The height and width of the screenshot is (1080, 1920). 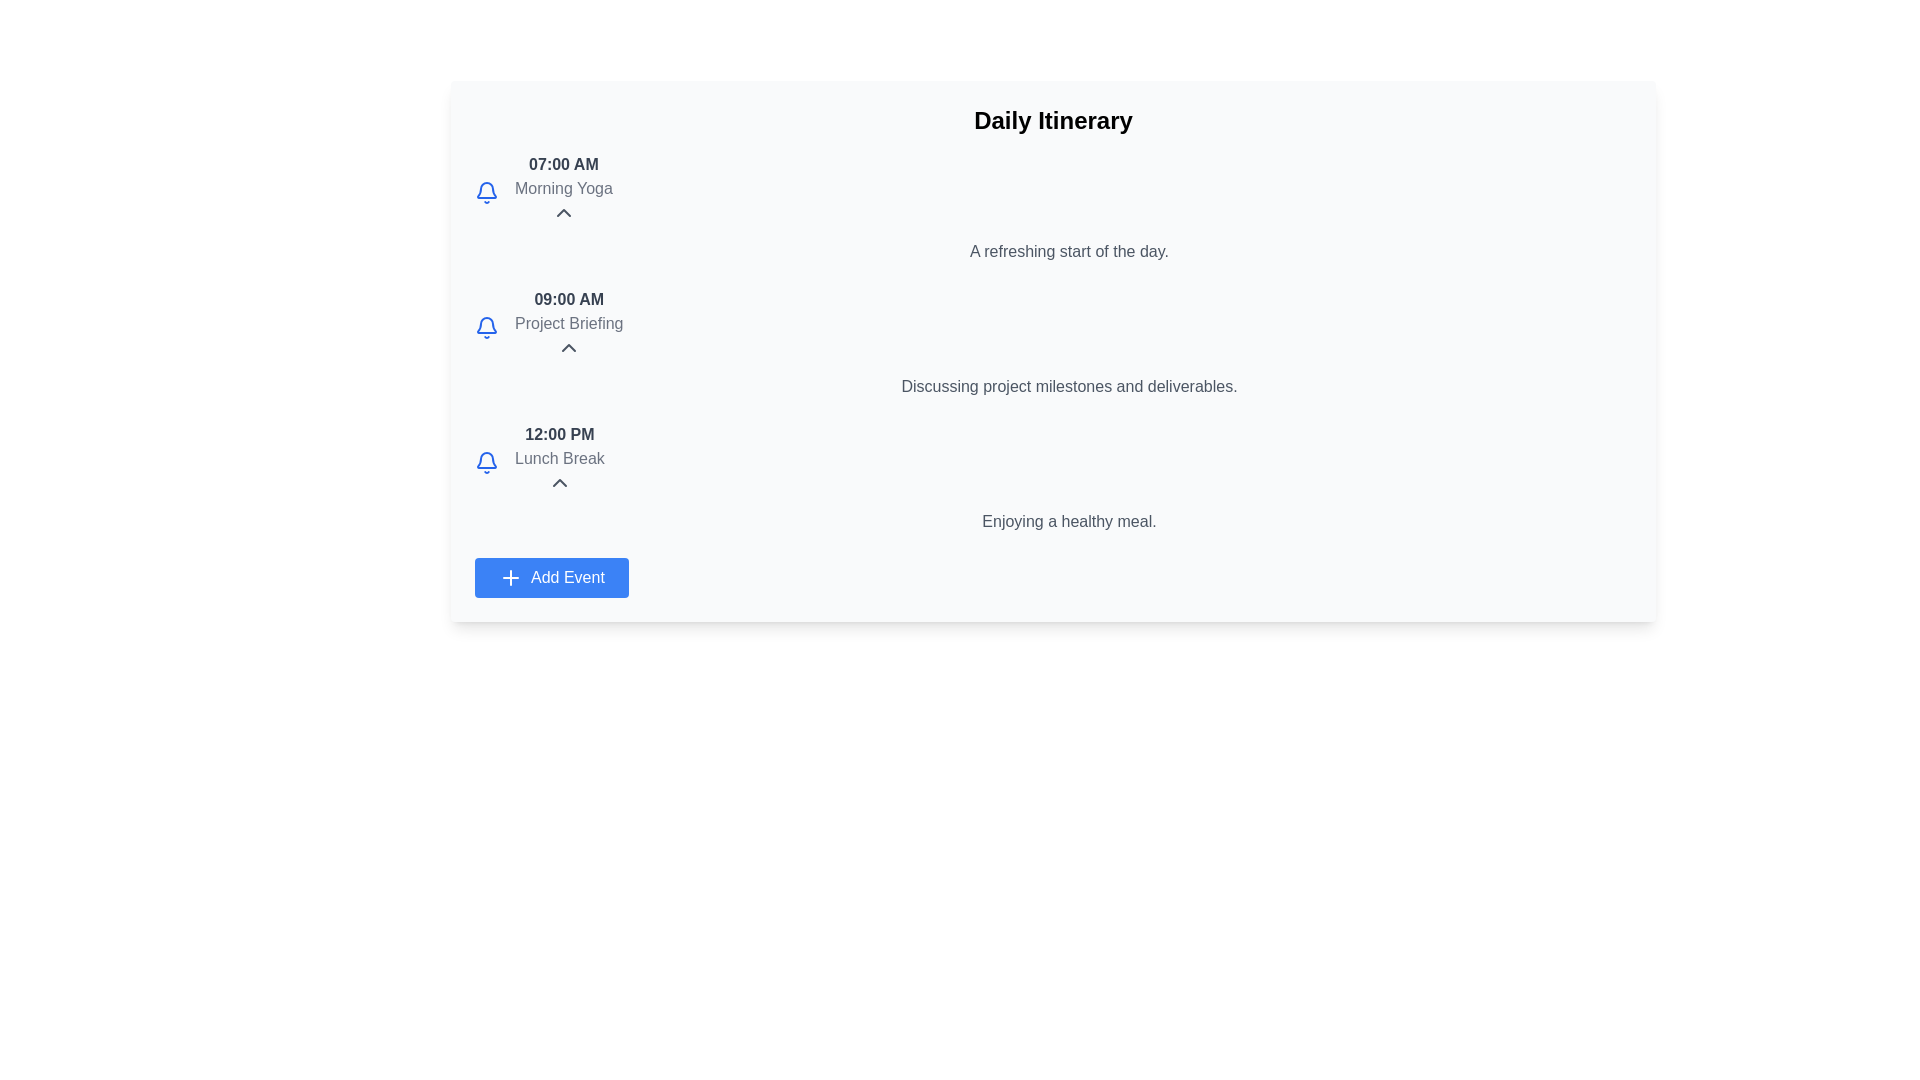 I want to click on the bell-shaped icon with a light blue stroke, so click(x=486, y=192).